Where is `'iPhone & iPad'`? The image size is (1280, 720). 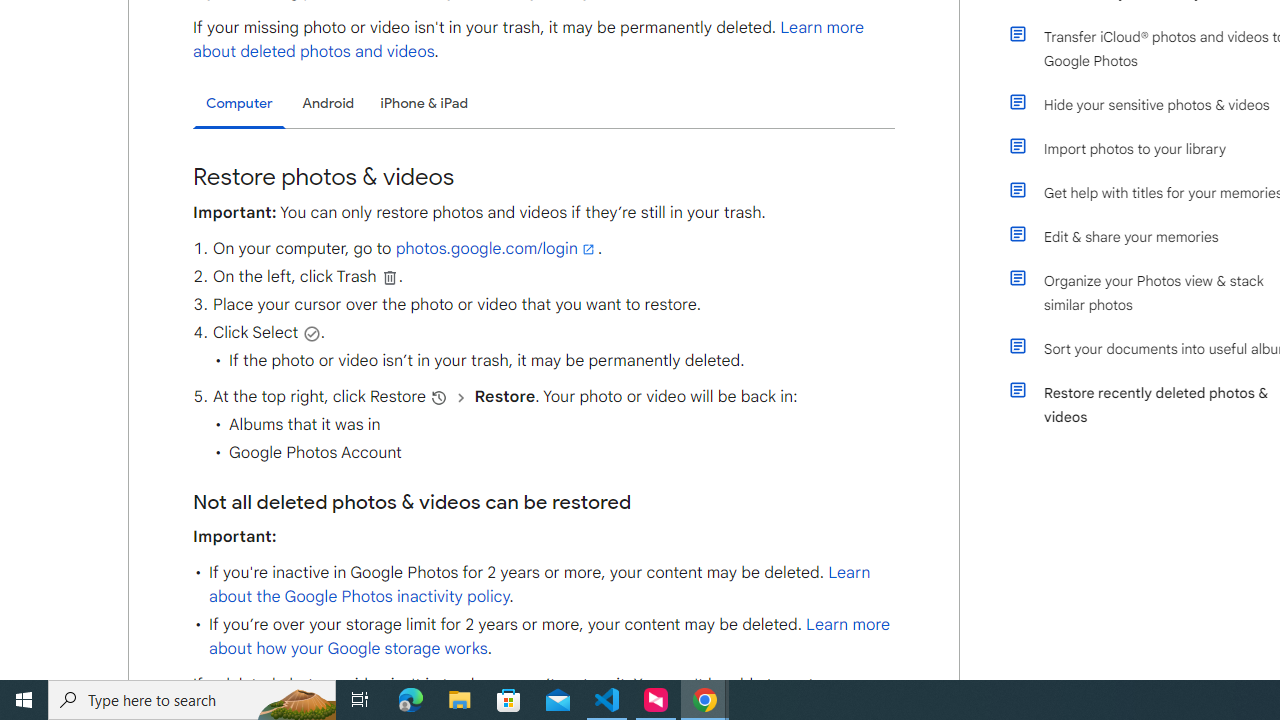
'iPhone & iPad' is located at coordinates (423, 103).